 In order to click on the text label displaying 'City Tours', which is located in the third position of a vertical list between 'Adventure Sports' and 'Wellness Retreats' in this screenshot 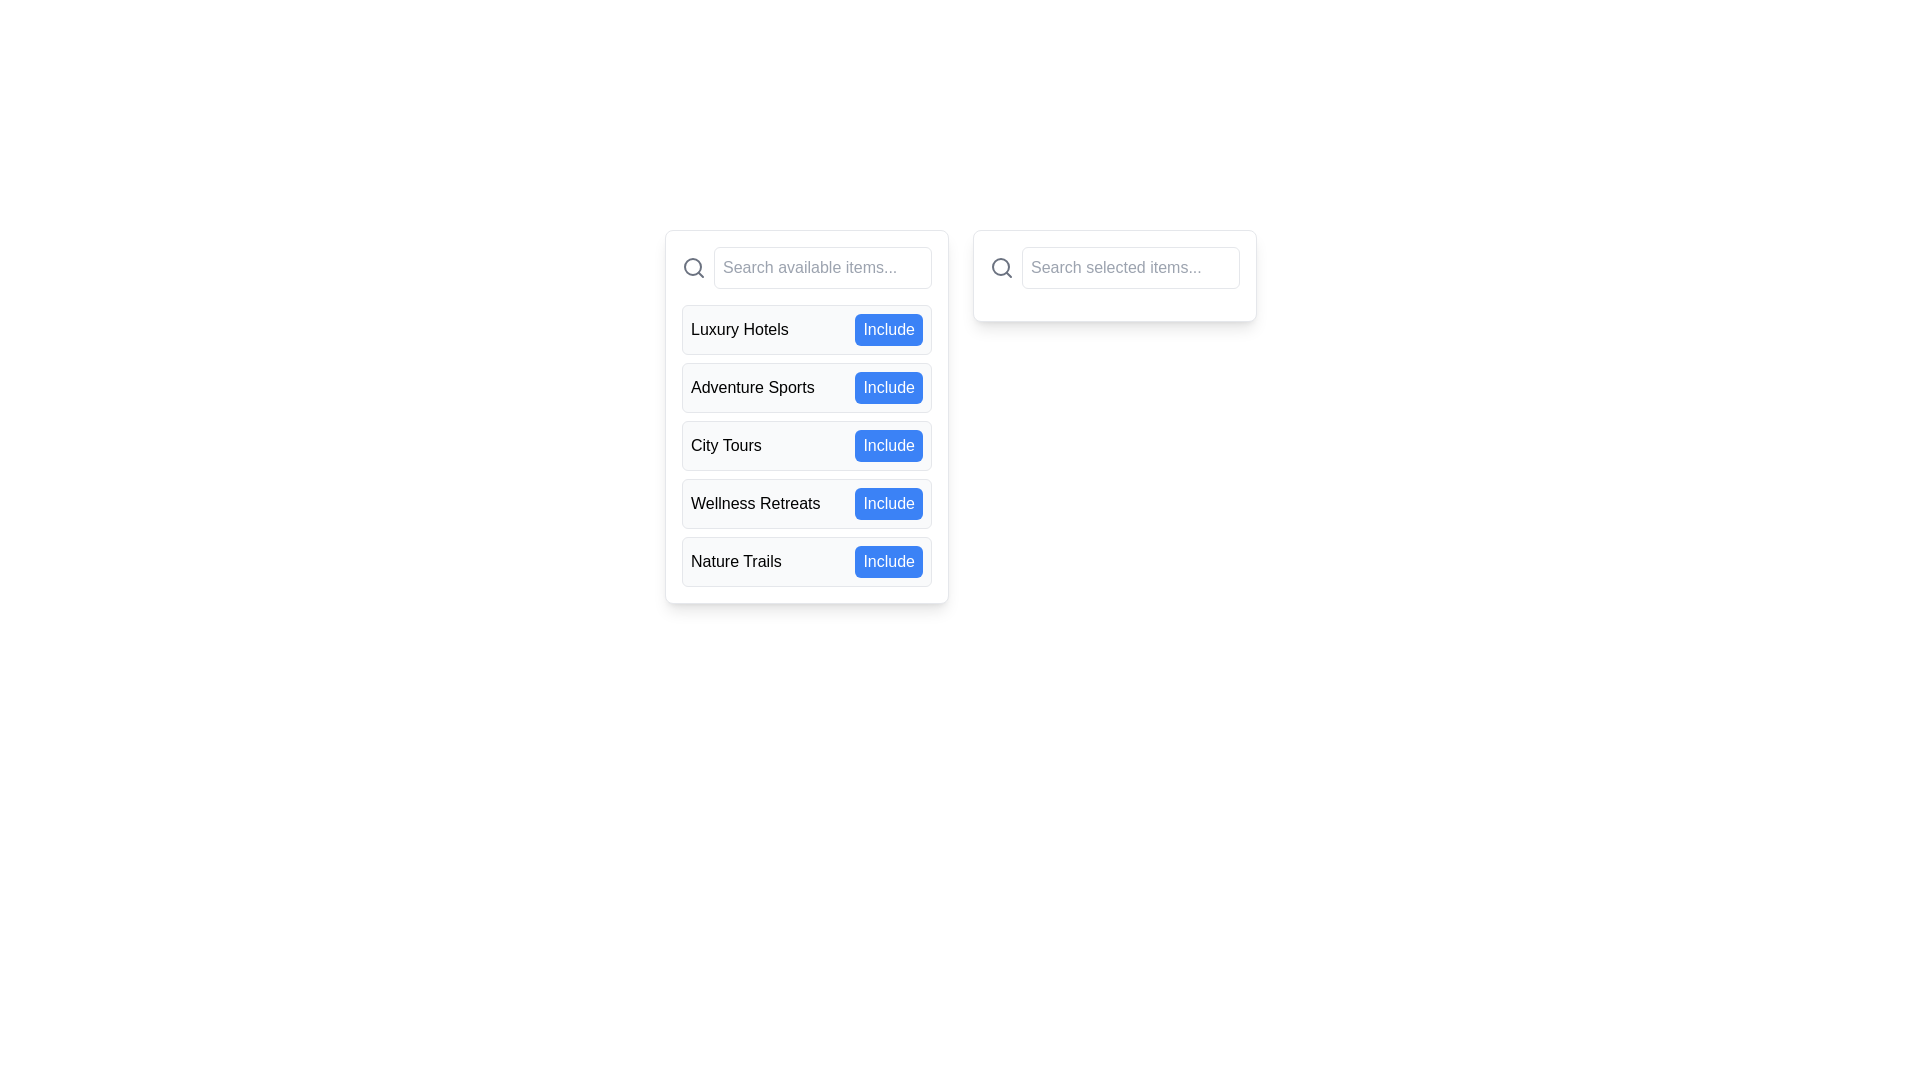, I will do `click(725, 445)`.